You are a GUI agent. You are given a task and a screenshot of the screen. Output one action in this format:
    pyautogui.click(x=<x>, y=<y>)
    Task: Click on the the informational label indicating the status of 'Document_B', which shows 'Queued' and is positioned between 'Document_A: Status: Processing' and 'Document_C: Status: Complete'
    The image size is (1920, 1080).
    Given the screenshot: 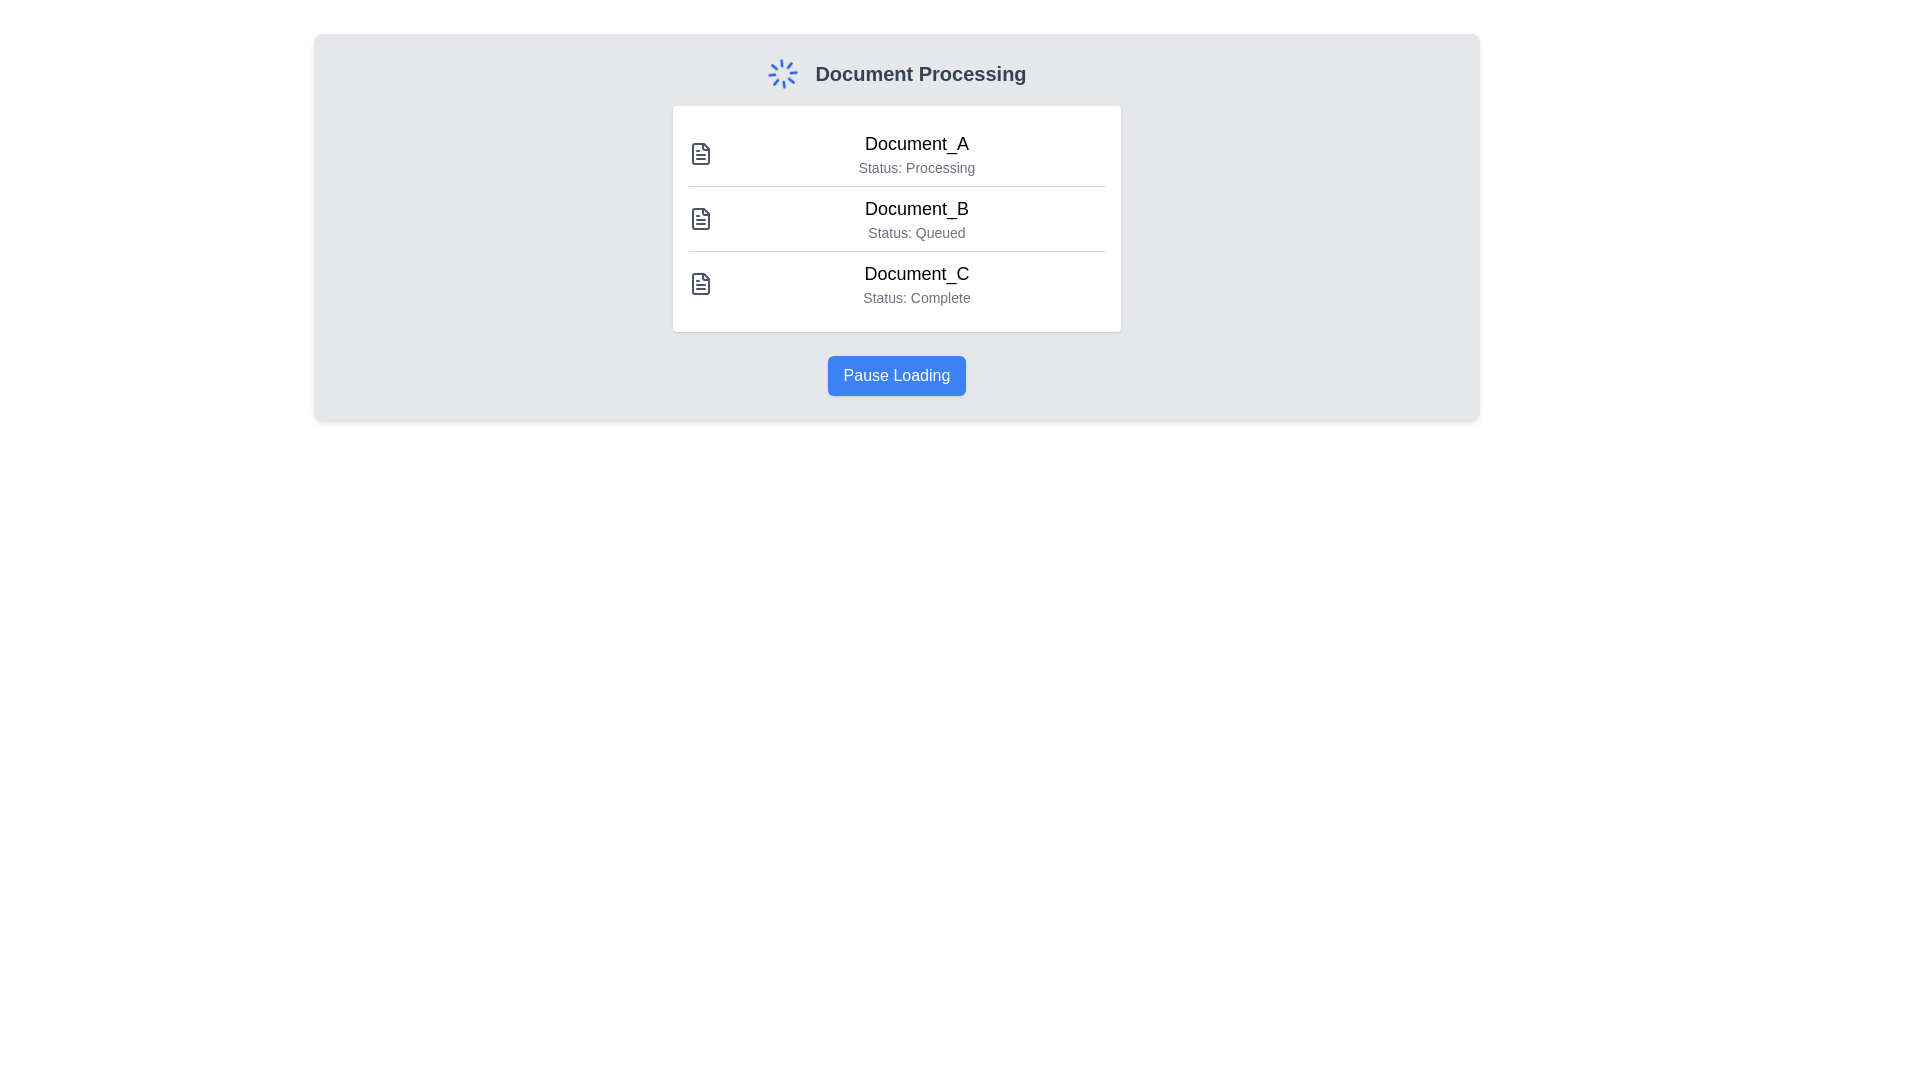 What is the action you would take?
    pyautogui.click(x=896, y=218)
    